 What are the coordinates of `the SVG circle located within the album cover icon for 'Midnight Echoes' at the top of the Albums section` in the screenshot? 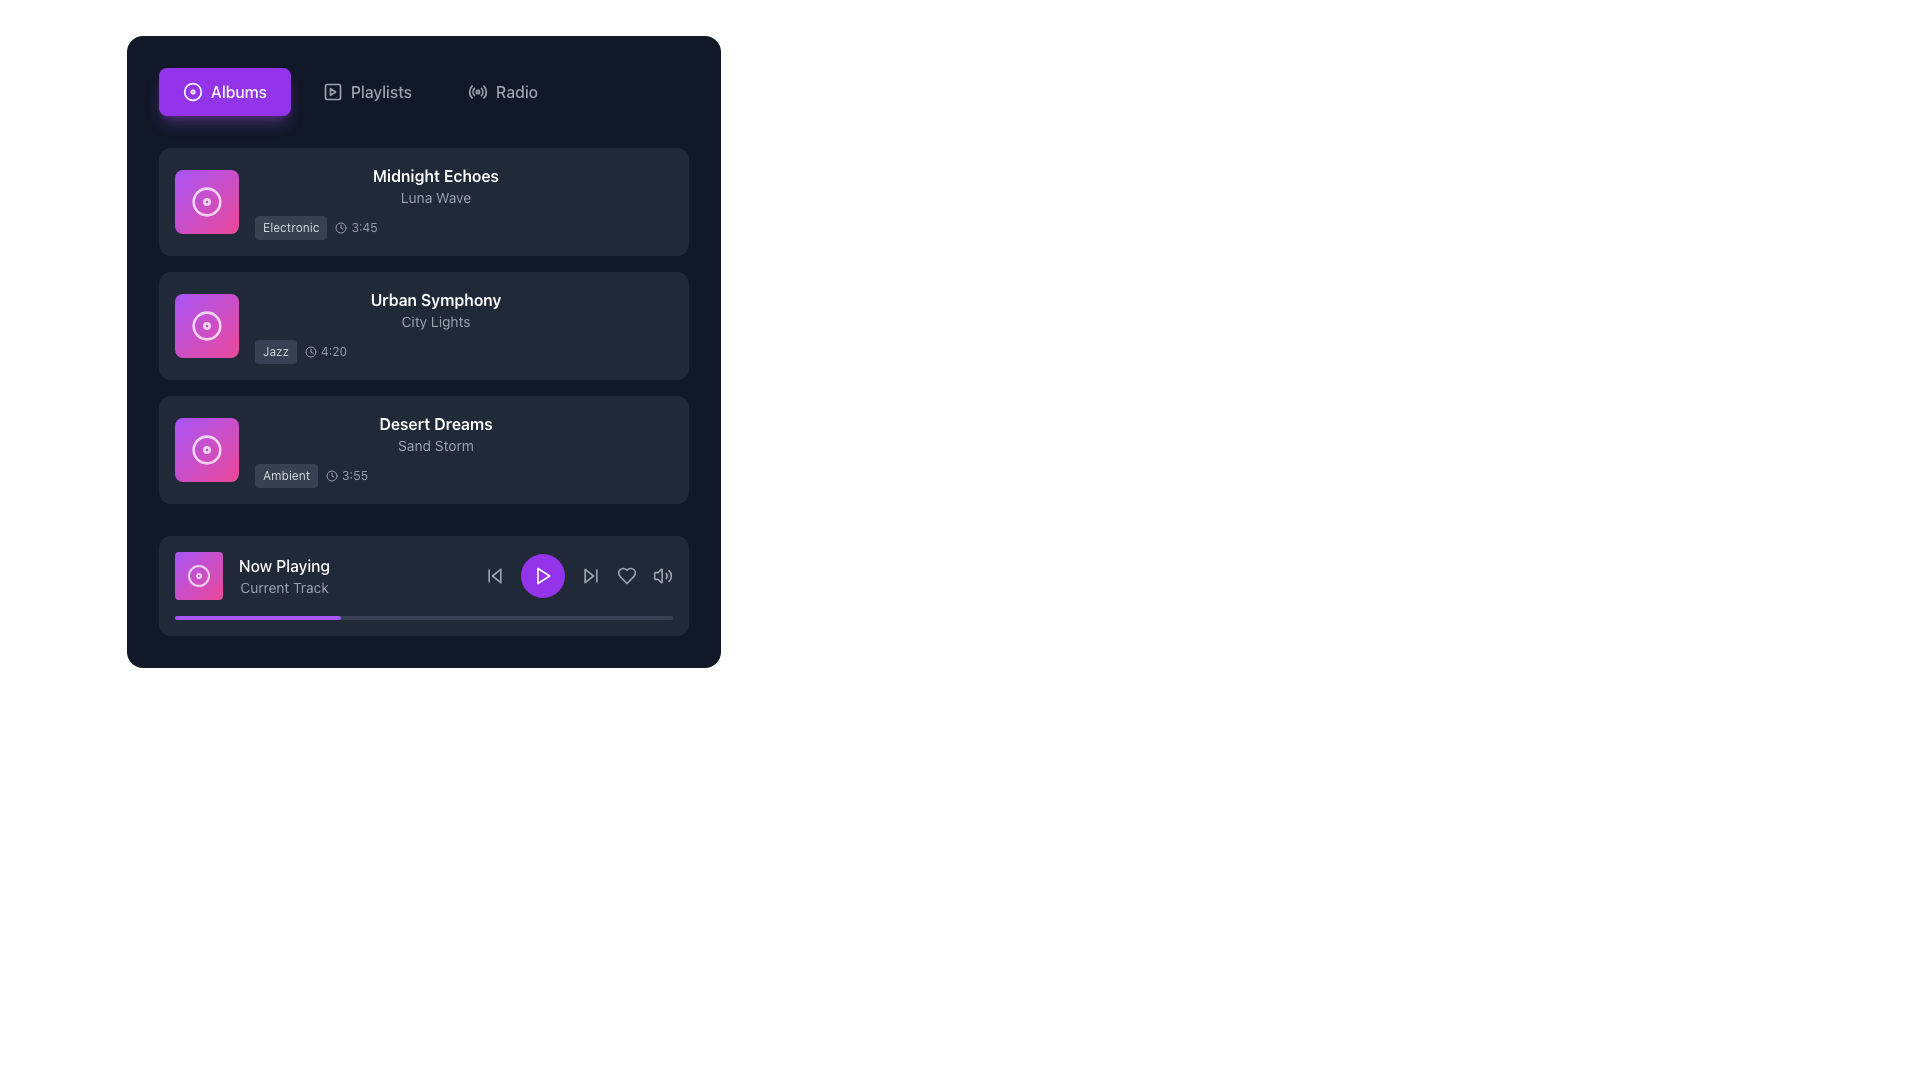 It's located at (206, 201).